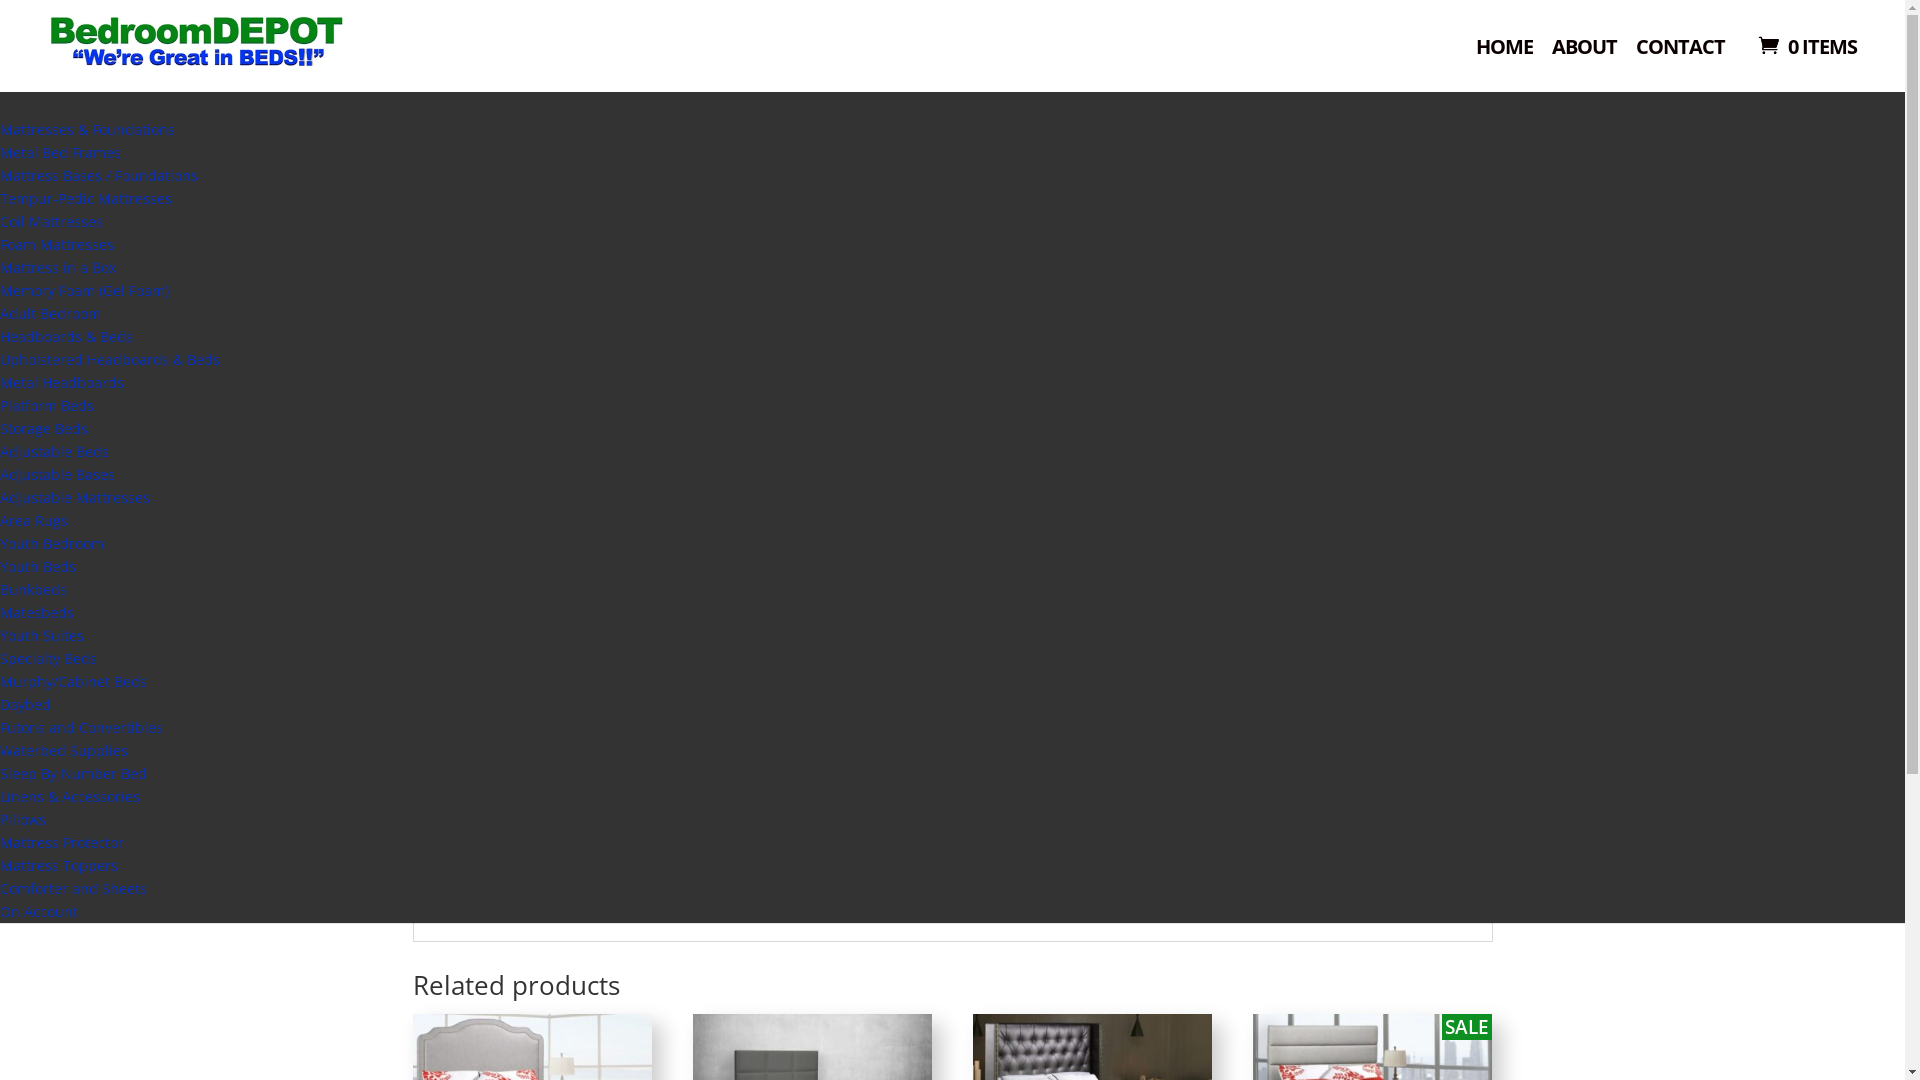 Image resolution: width=1920 pixels, height=1080 pixels. Describe the element at coordinates (109, 358) in the screenshot. I see `'Upholstered Headboards & Beds'` at that location.